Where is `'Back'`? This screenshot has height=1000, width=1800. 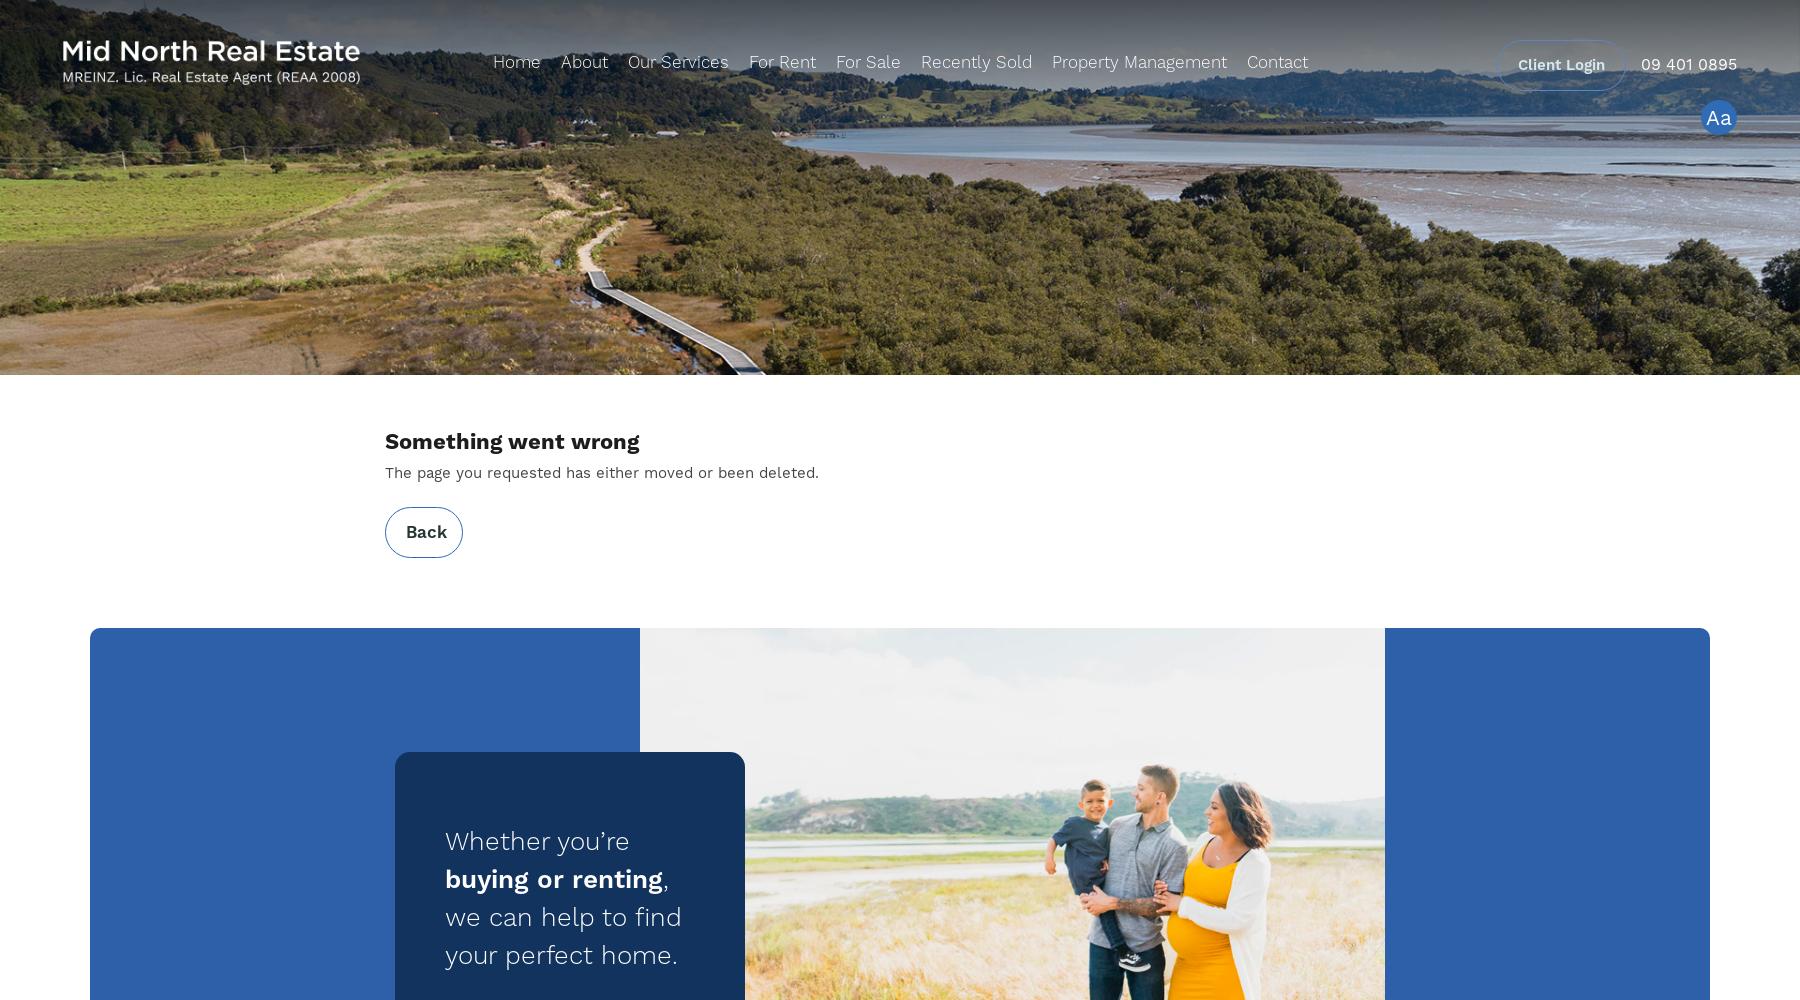 'Back' is located at coordinates (406, 532).